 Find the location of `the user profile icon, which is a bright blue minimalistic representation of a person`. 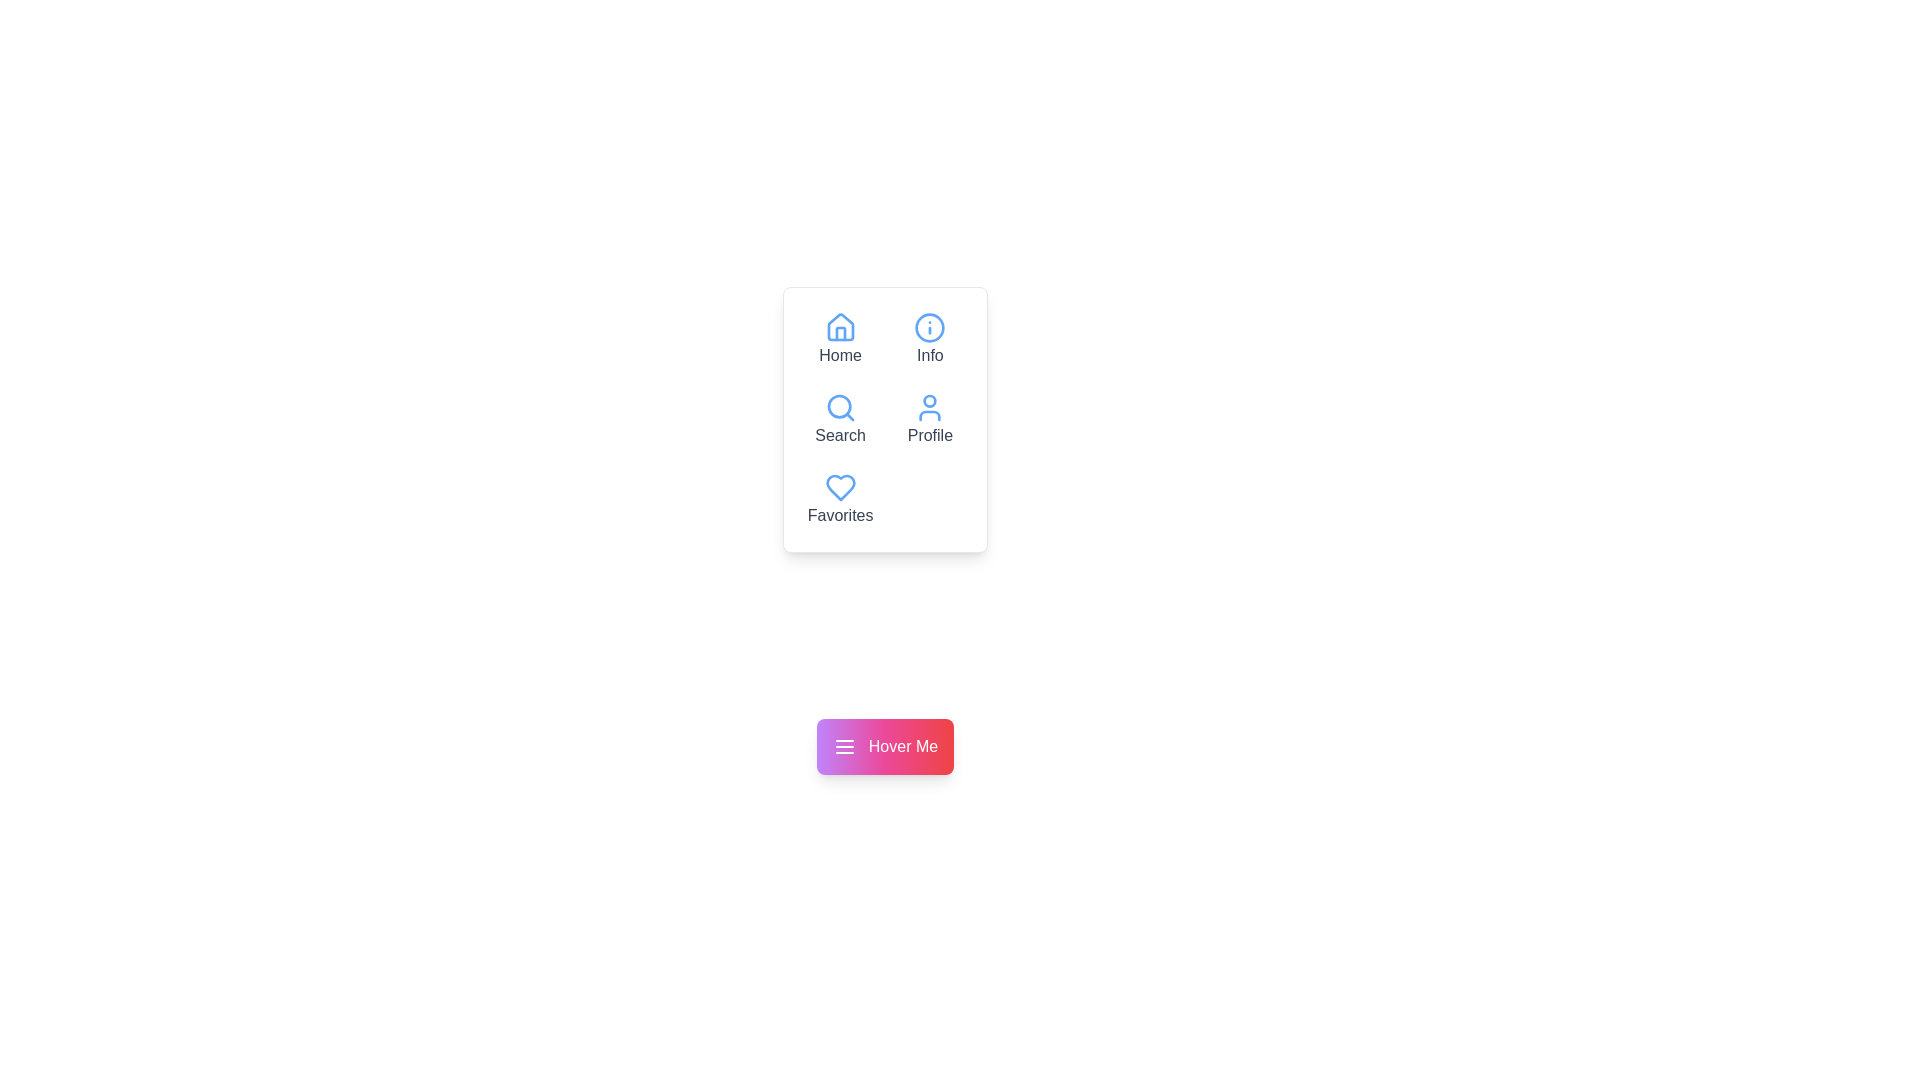

the user profile icon, which is a bright blue minimalistic representation of a person is located at coordinates (929, 407).